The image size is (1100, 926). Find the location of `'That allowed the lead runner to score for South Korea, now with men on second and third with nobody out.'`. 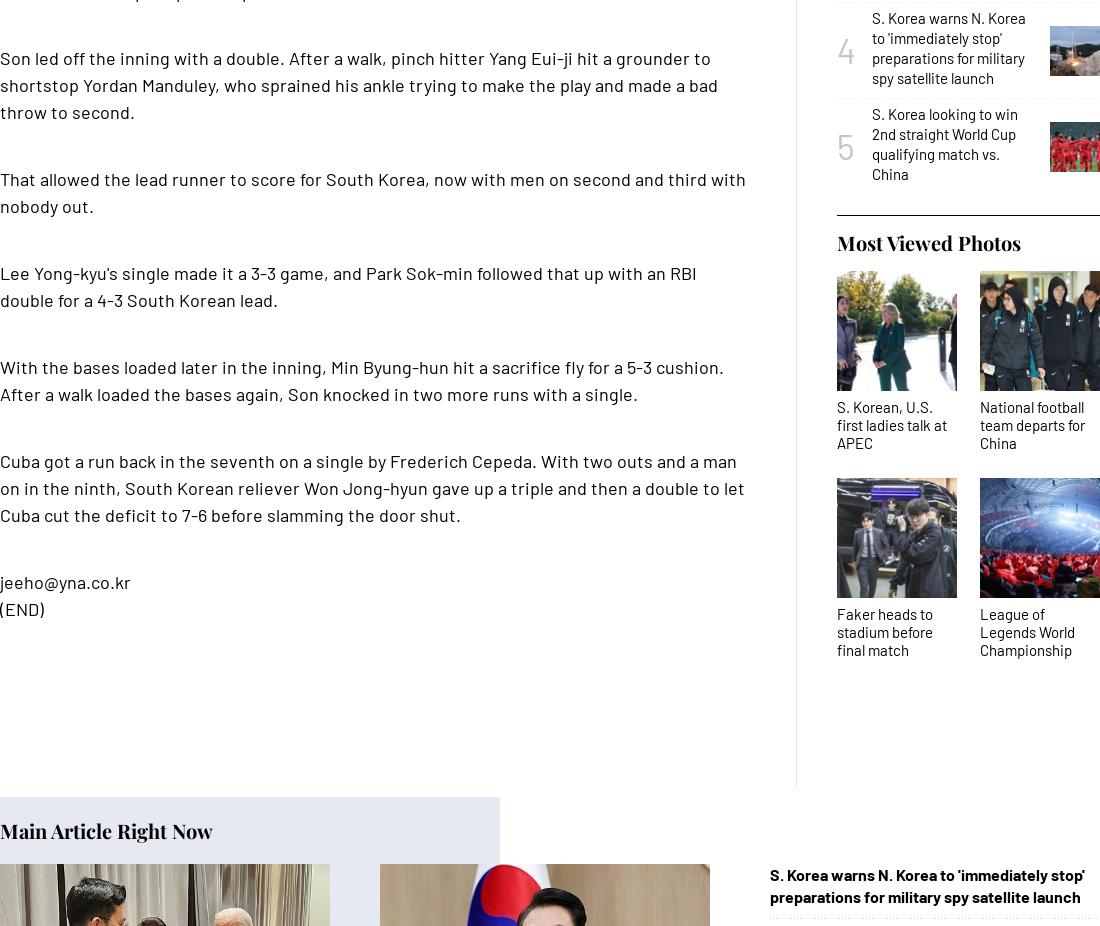

'That allowed the lead runner to score for South Korea, now with men on second and third with nobody out.' is located at coordinates (373, 191).